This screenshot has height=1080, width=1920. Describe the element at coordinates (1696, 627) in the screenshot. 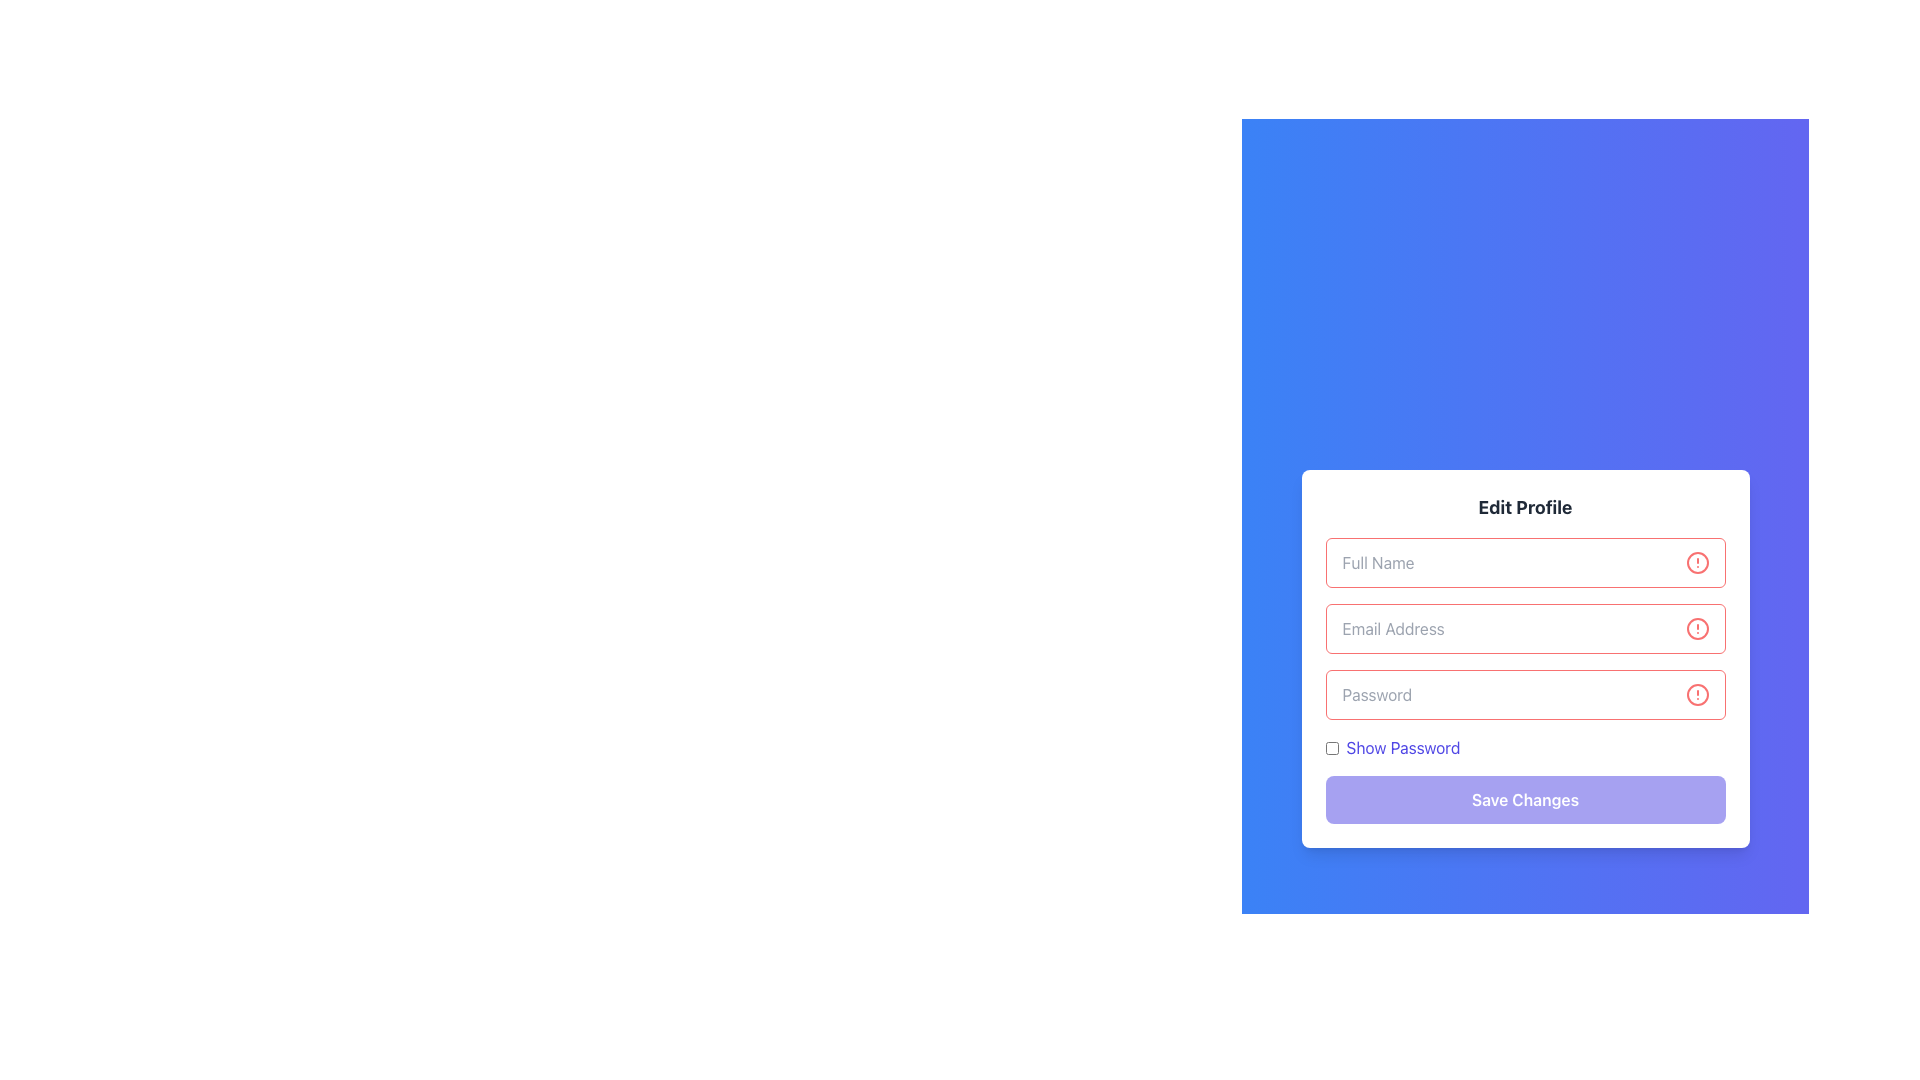

I see `the circular red warning icon that is part of the alert icon next to the 'Email Address' input field` at that location.